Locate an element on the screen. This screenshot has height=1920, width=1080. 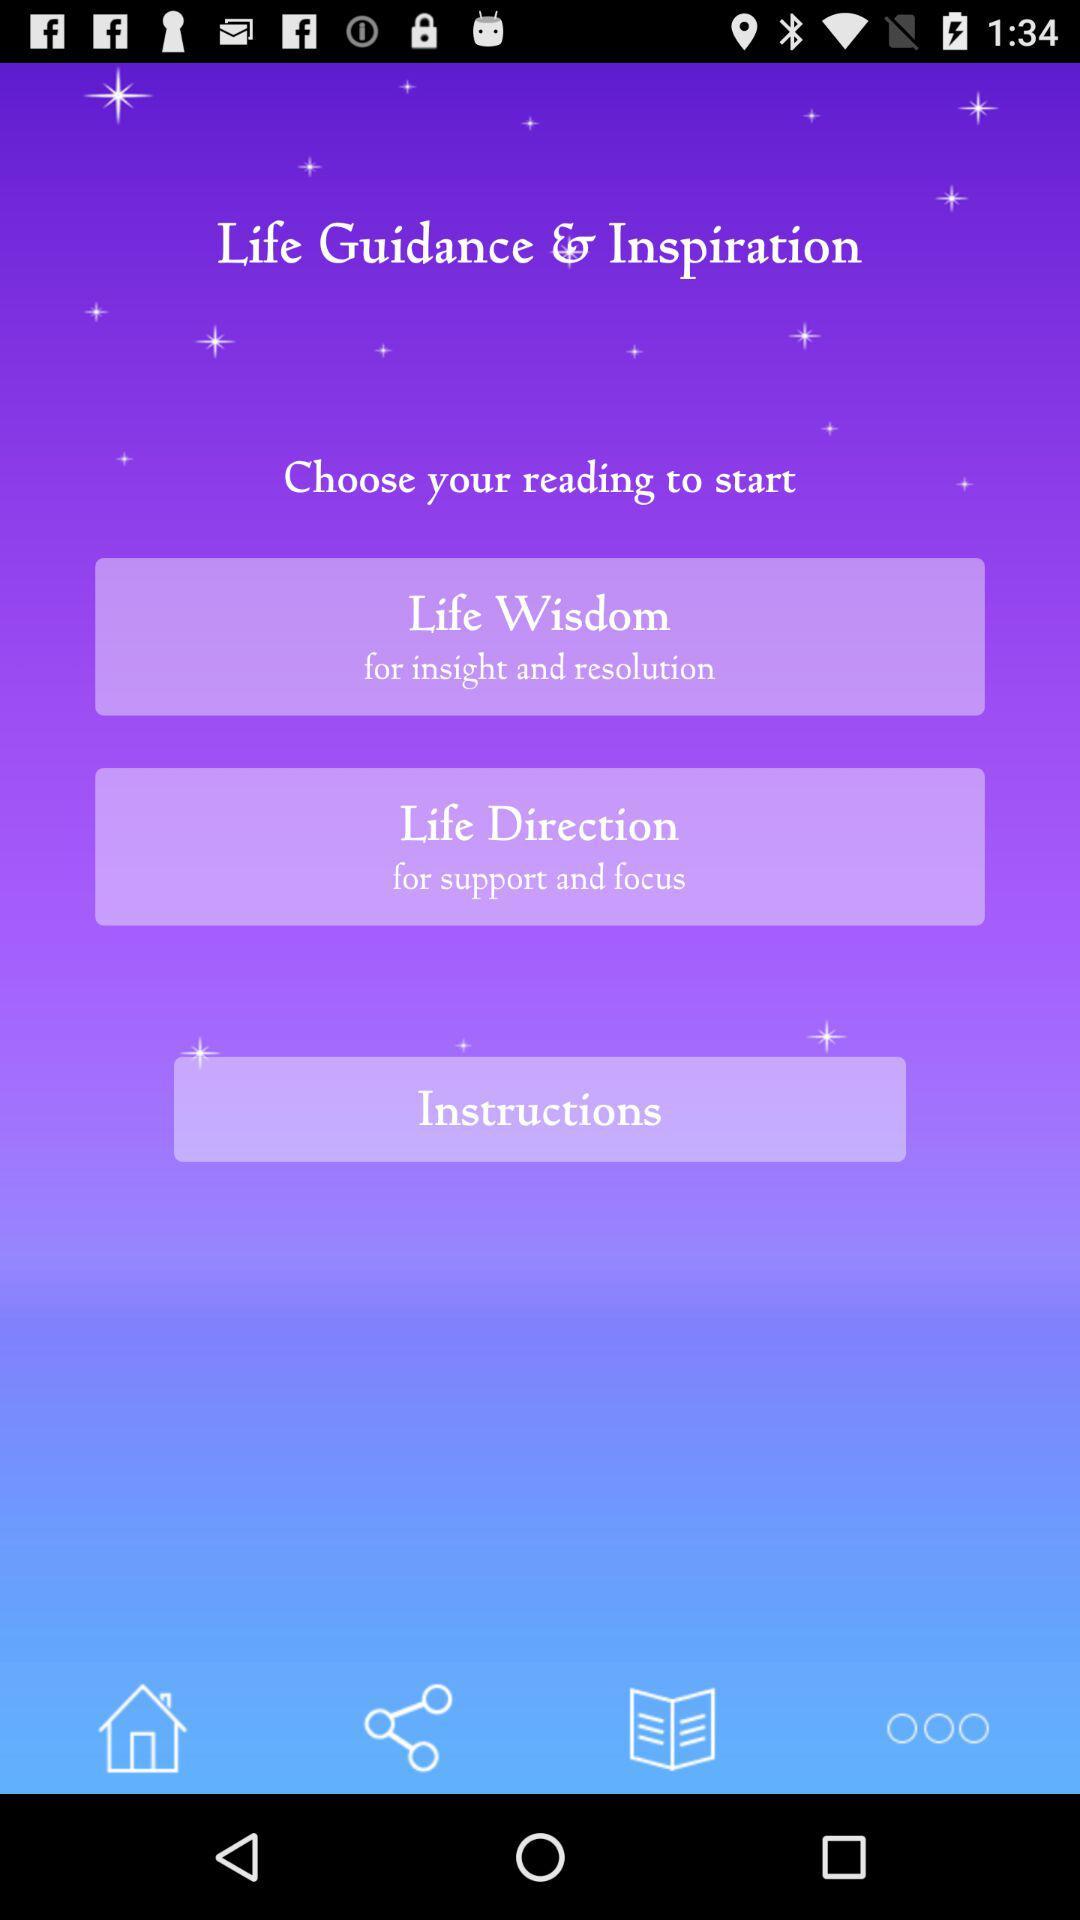
show readings is located at coordinates (672, 1727).